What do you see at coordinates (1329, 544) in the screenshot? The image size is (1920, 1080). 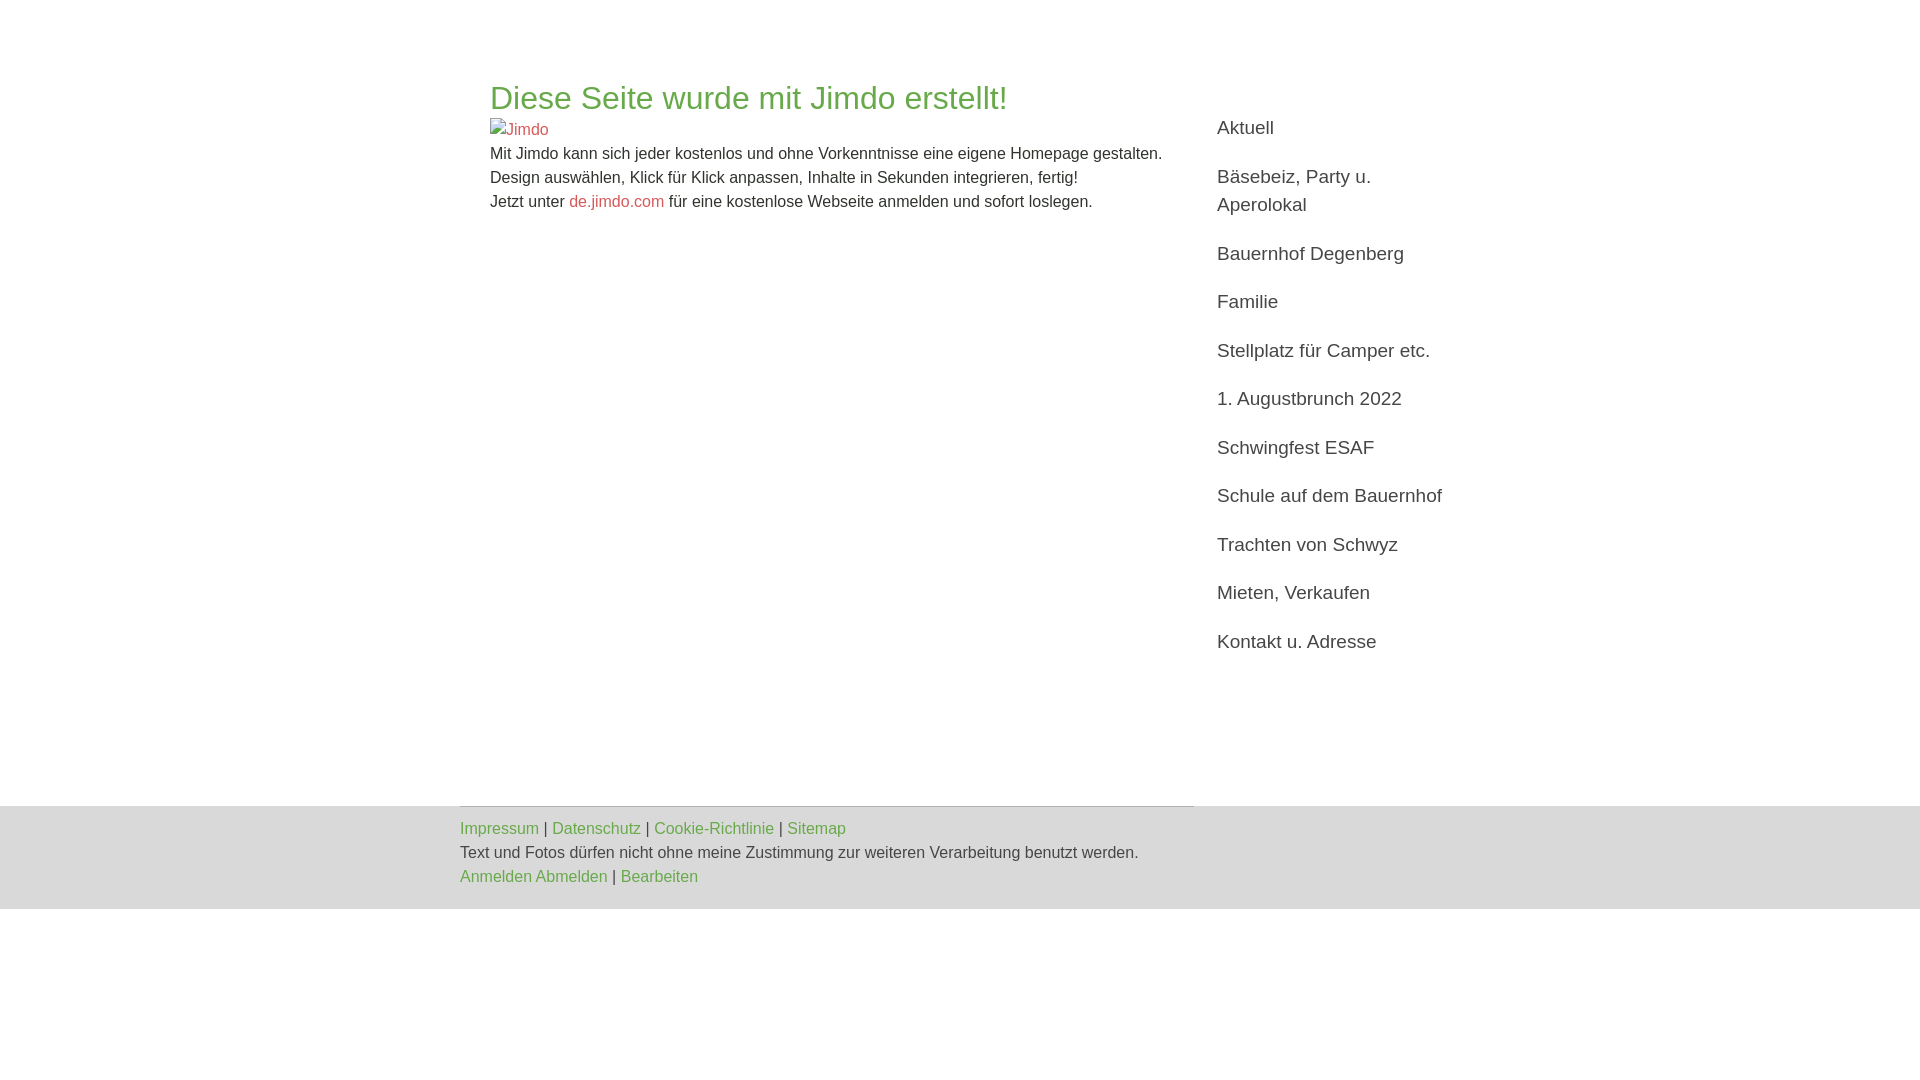 I see `'Trachten von Schwyz'` at bounding box center [1329, 544].